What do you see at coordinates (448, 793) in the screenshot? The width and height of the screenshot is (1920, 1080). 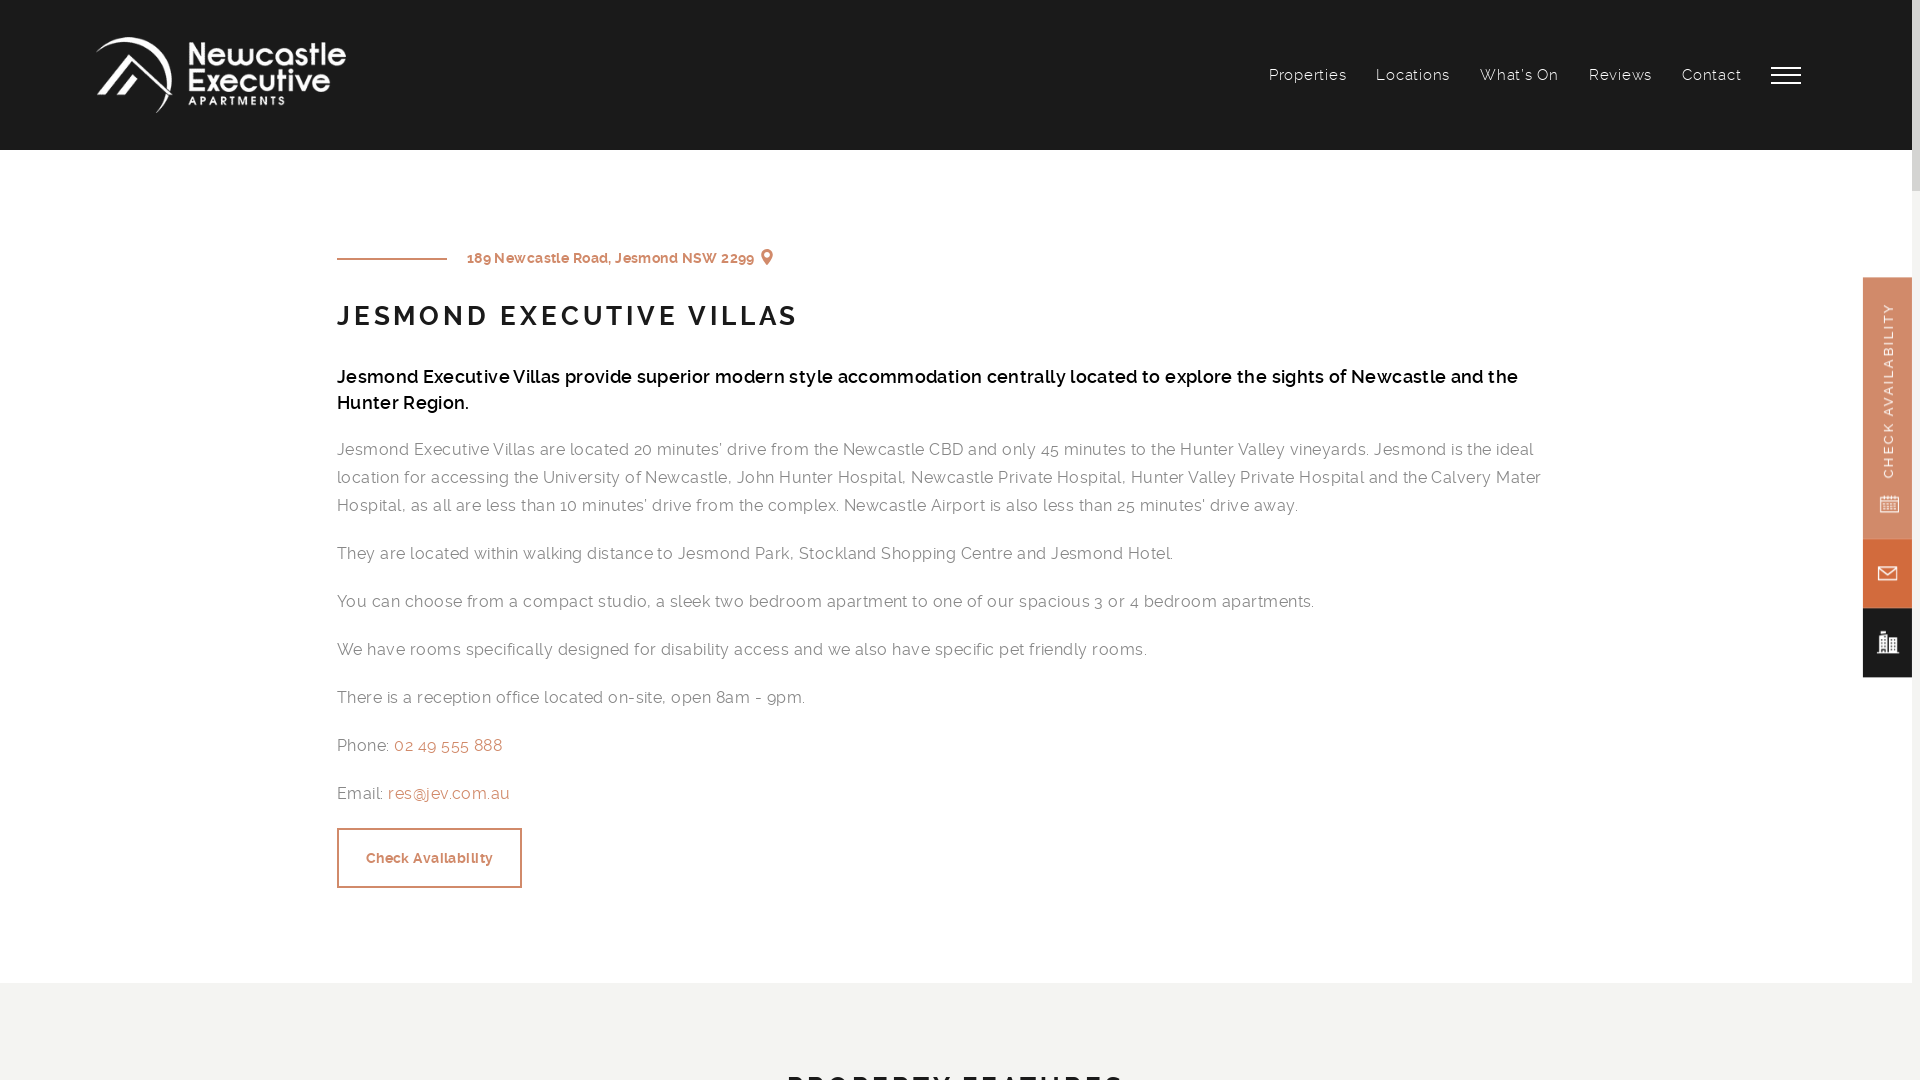 I see `'res@jev.com.au'` at bounding box center [448, 793].